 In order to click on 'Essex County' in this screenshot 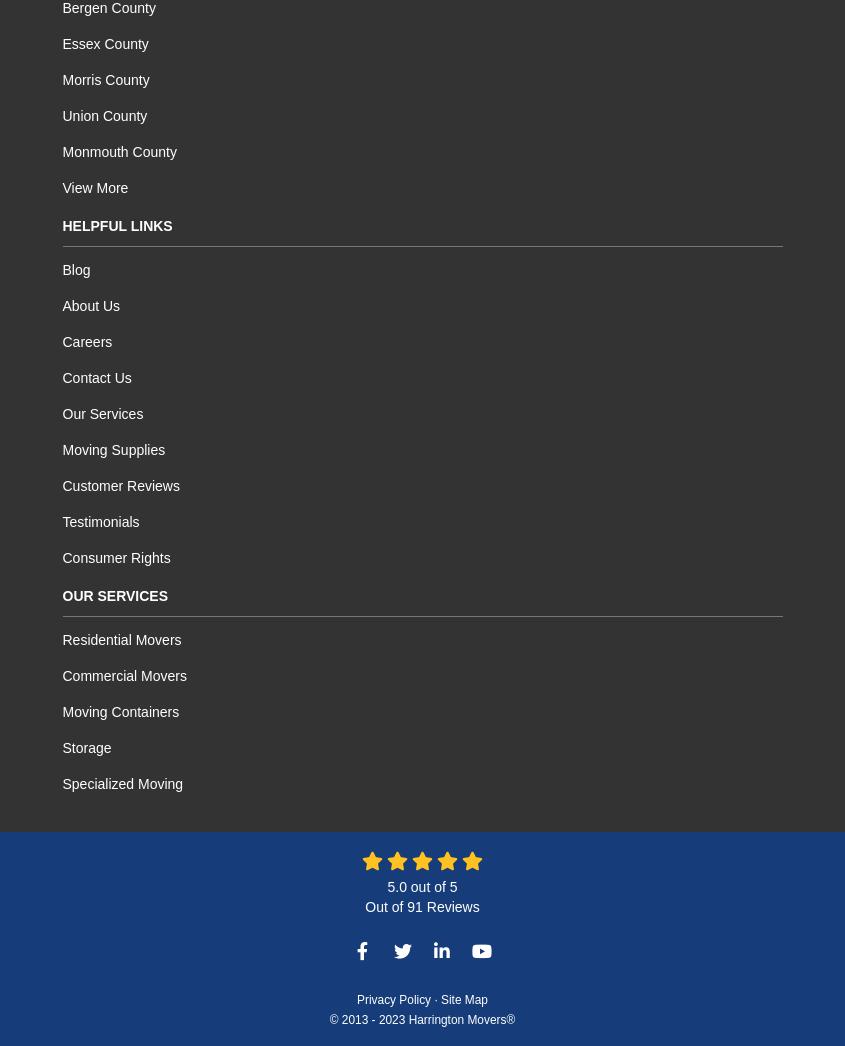, I will do `click(105, 43)`.